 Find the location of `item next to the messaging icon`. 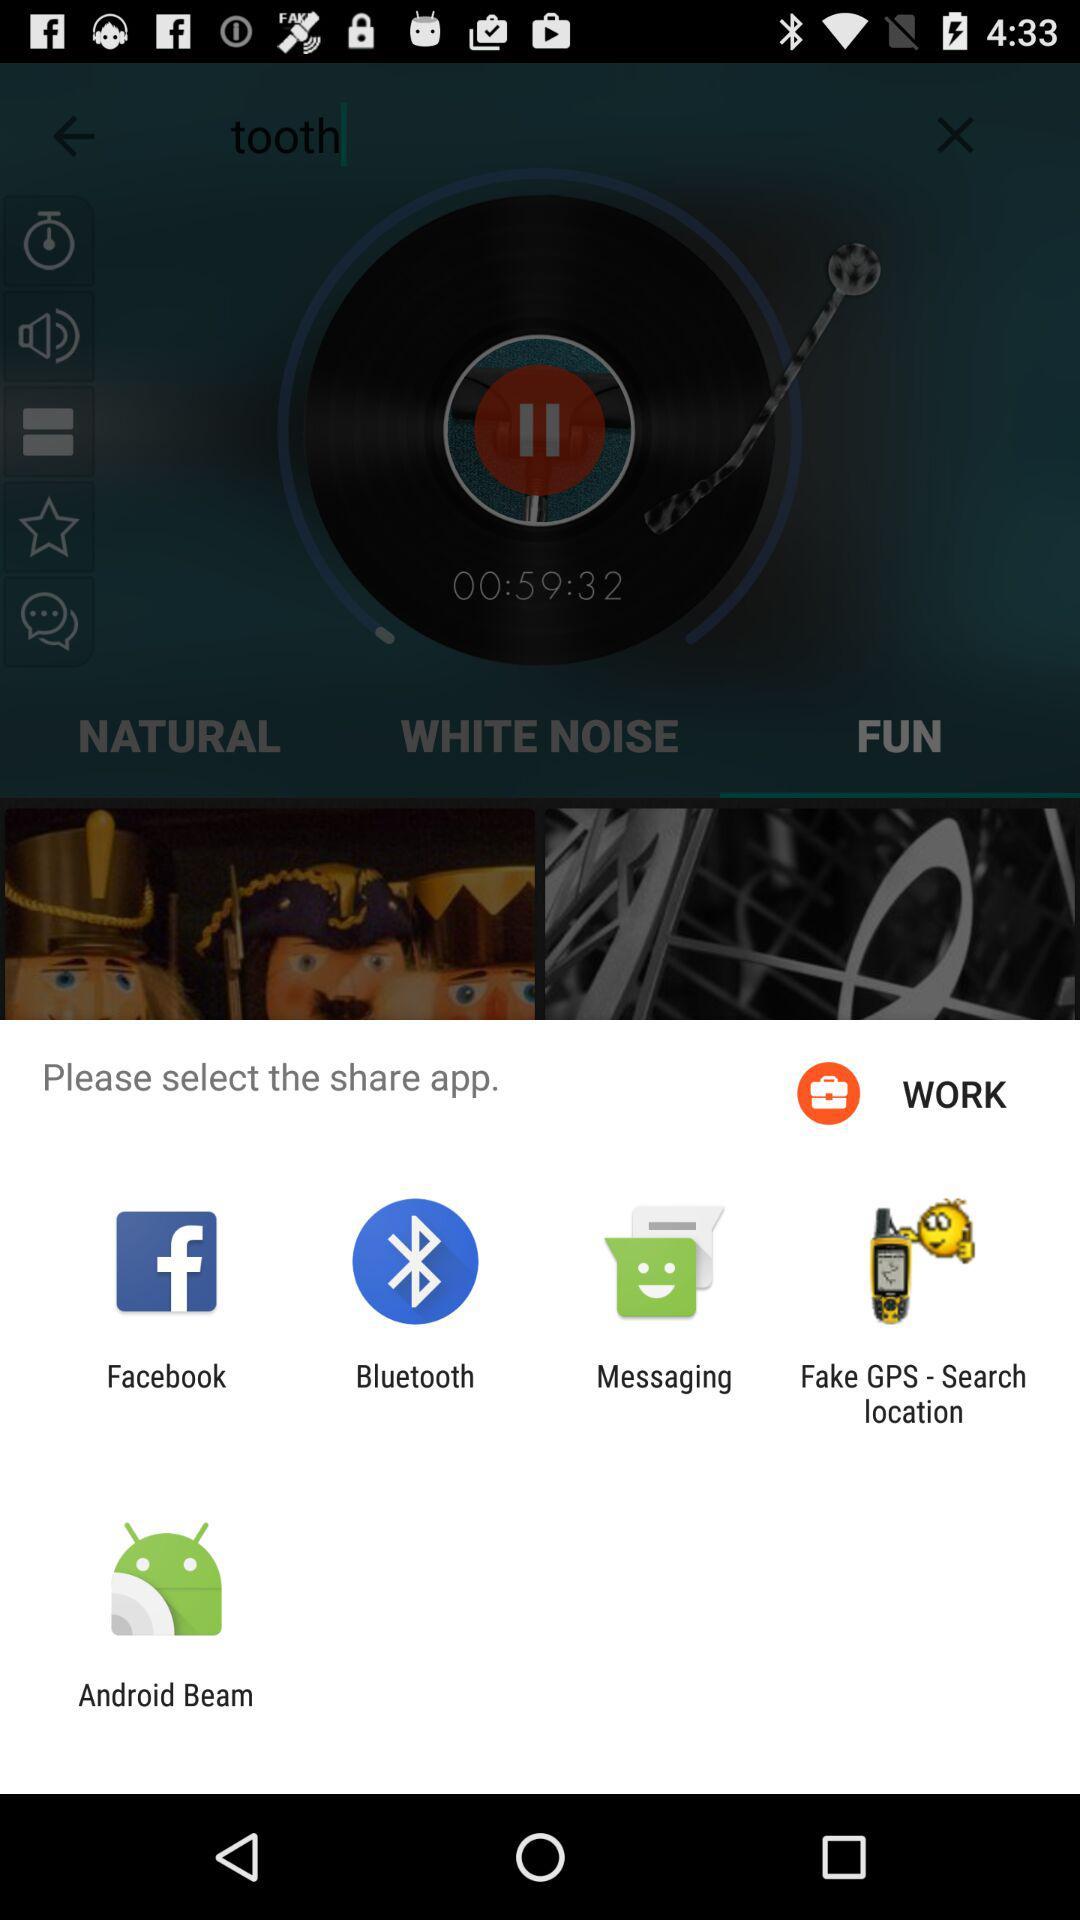

item next to the messaging icon is located at coordinates (913, 1392).